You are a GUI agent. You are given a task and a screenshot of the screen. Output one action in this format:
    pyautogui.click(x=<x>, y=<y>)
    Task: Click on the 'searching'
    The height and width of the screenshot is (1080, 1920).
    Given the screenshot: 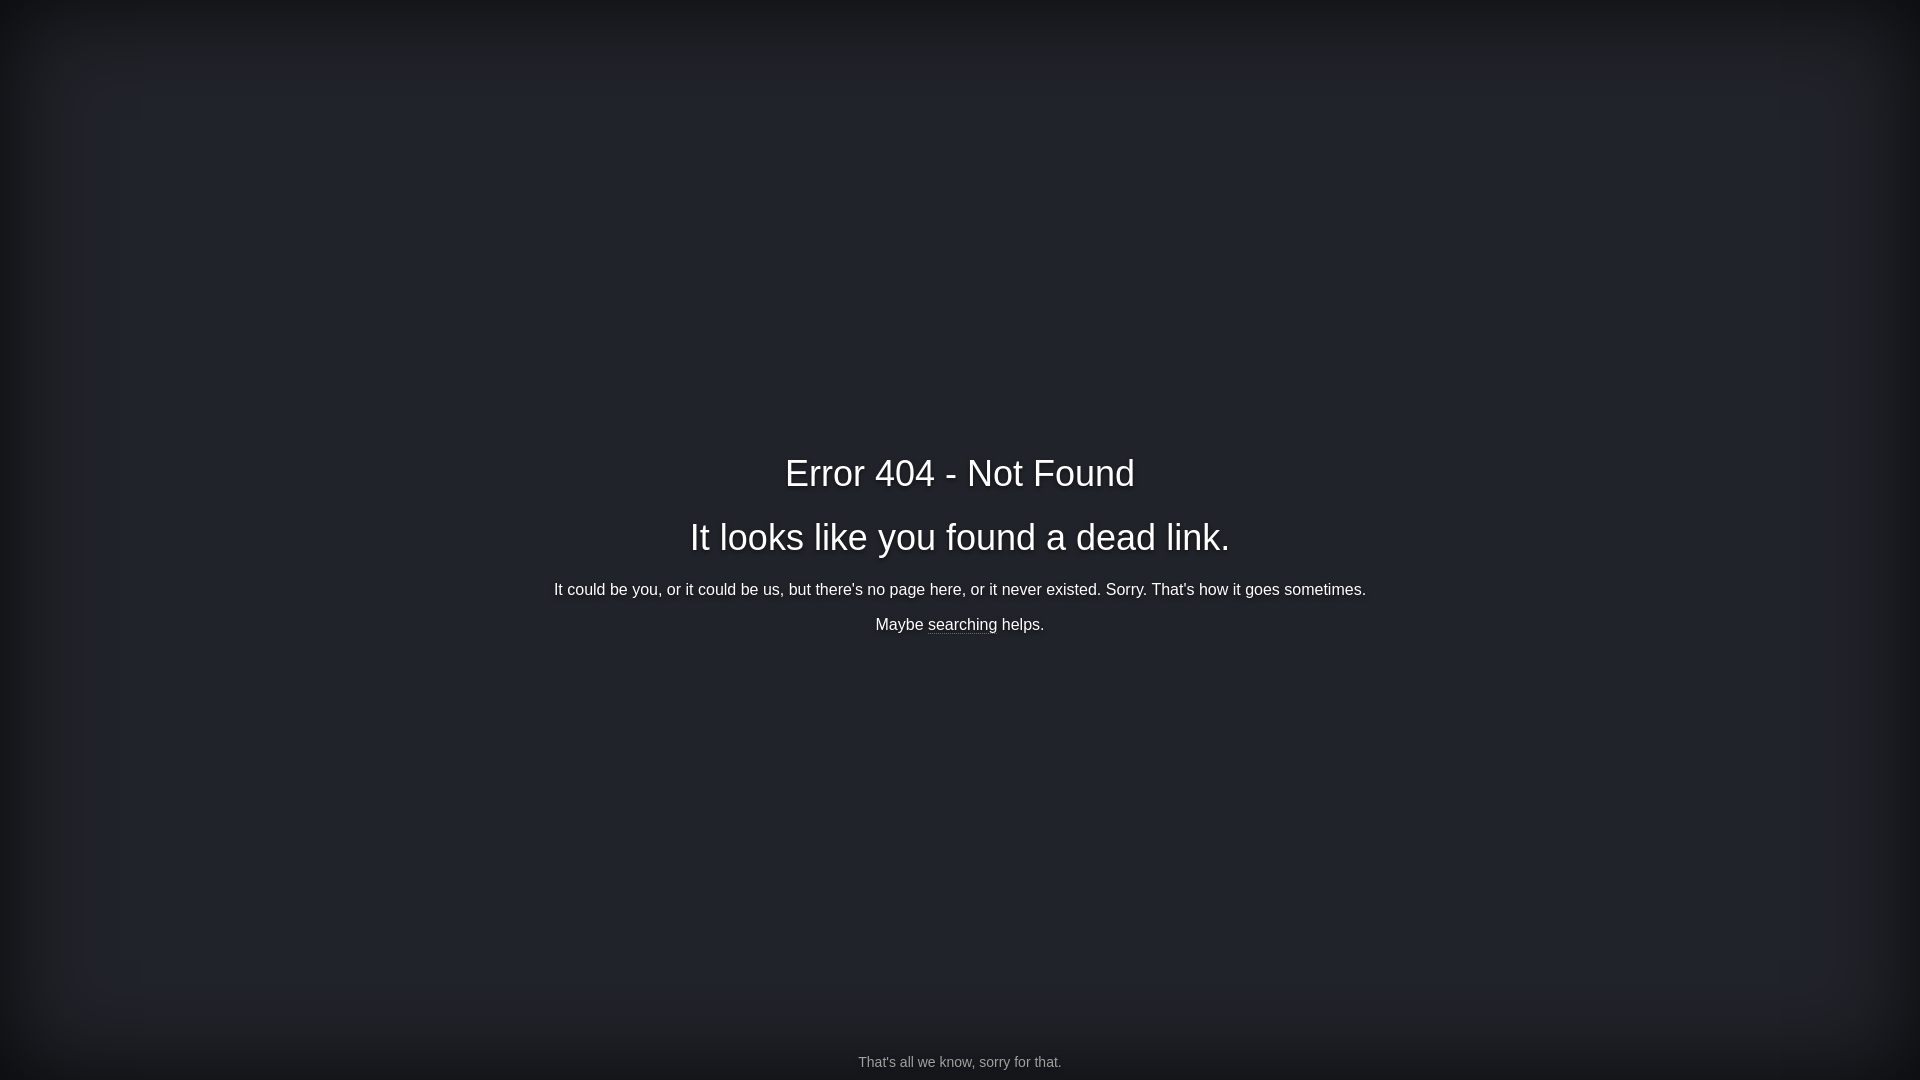 What is the action you would take?
    pyautogui.click(x=962, y=623)
    